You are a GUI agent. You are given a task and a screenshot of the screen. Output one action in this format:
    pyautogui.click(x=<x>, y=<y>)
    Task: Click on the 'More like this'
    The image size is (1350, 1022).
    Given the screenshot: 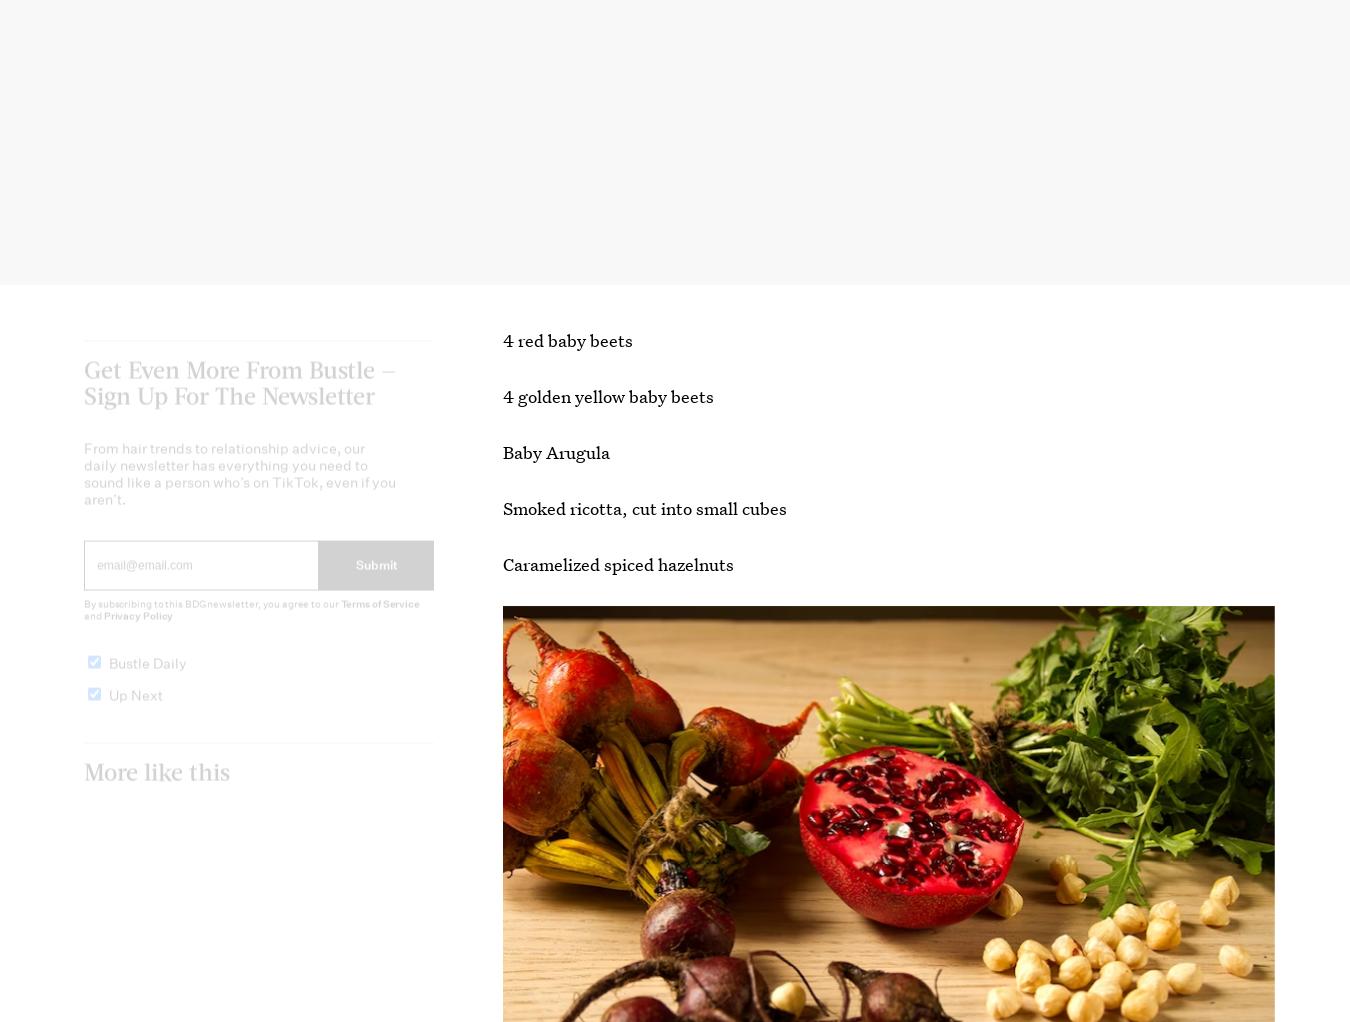 What is the action you would take?
    pyautogui.click(x=157, y=786)
    